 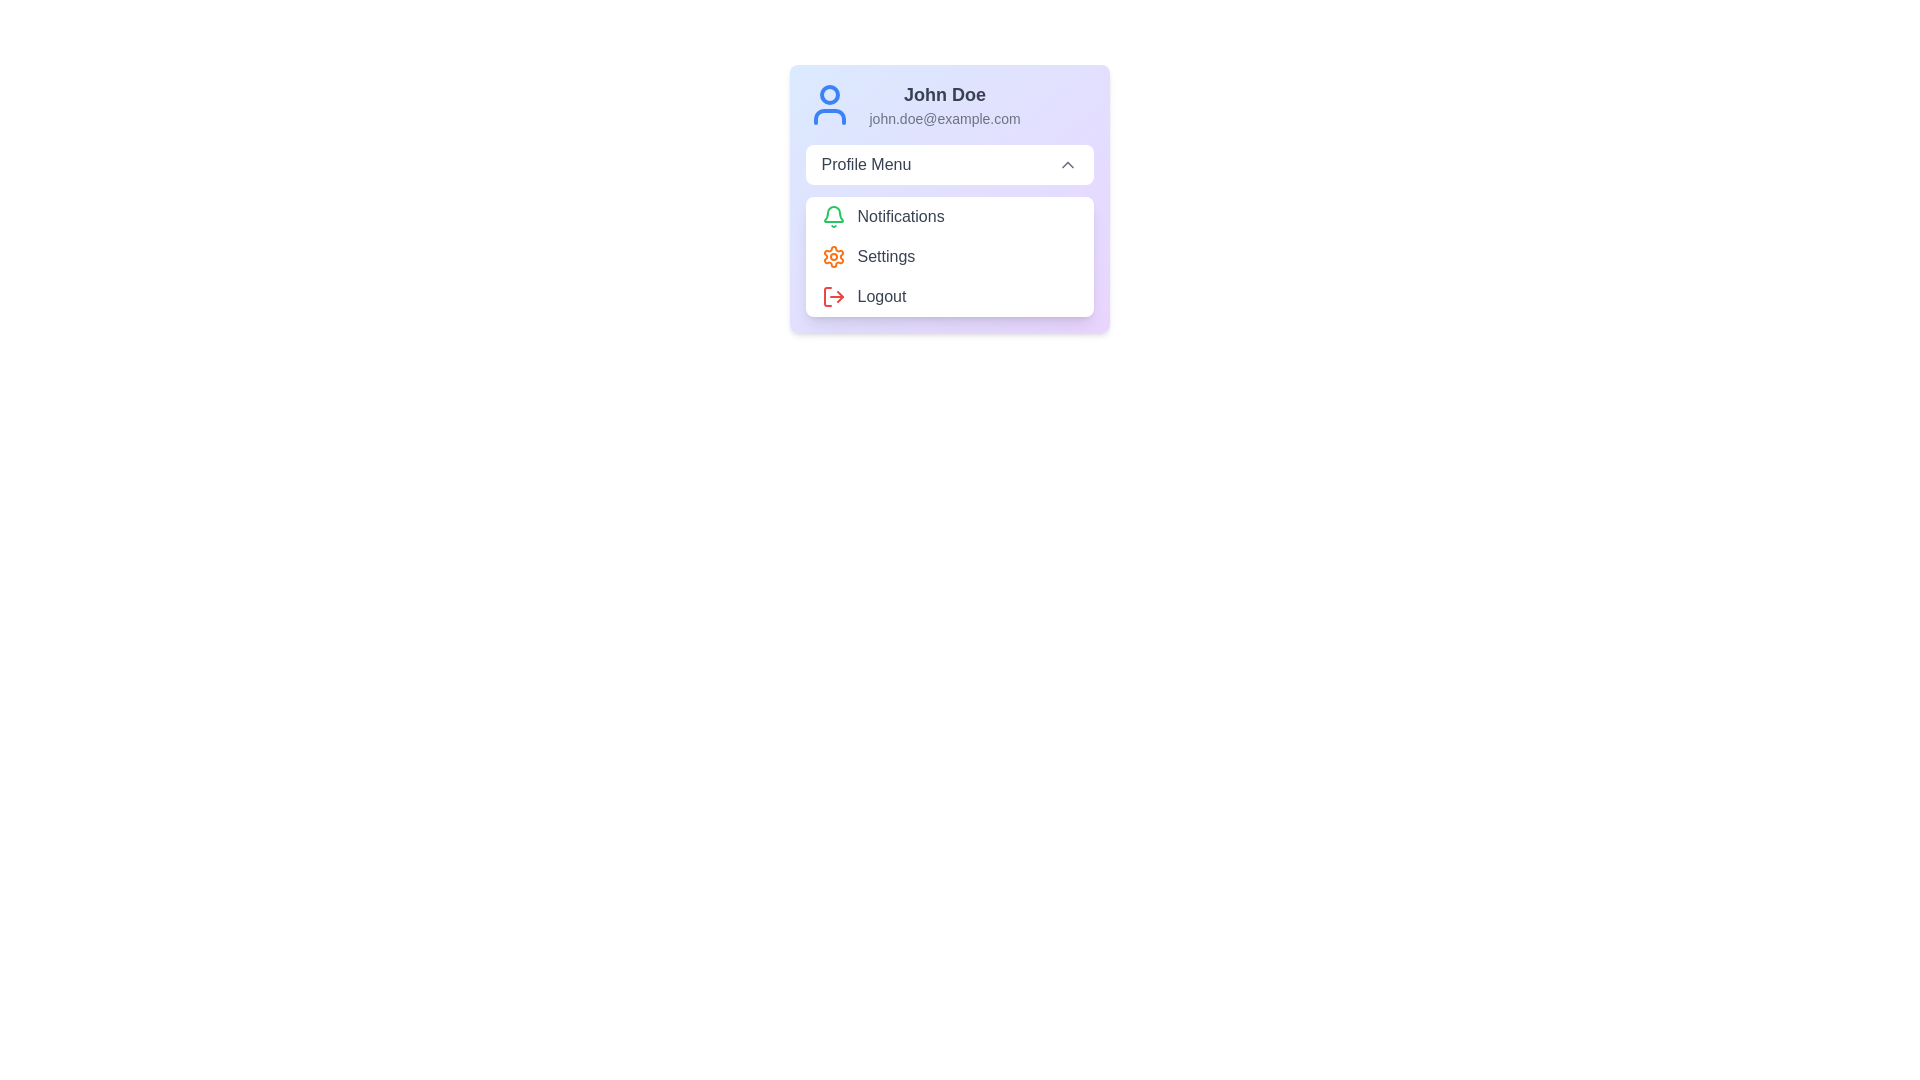 What do you see at coordinates (833, 256) in the screenshot?
I see `the 'Settings' menu icon, which serves as a visual indicator for accessing configuration options` at bounding box center [833, 256].